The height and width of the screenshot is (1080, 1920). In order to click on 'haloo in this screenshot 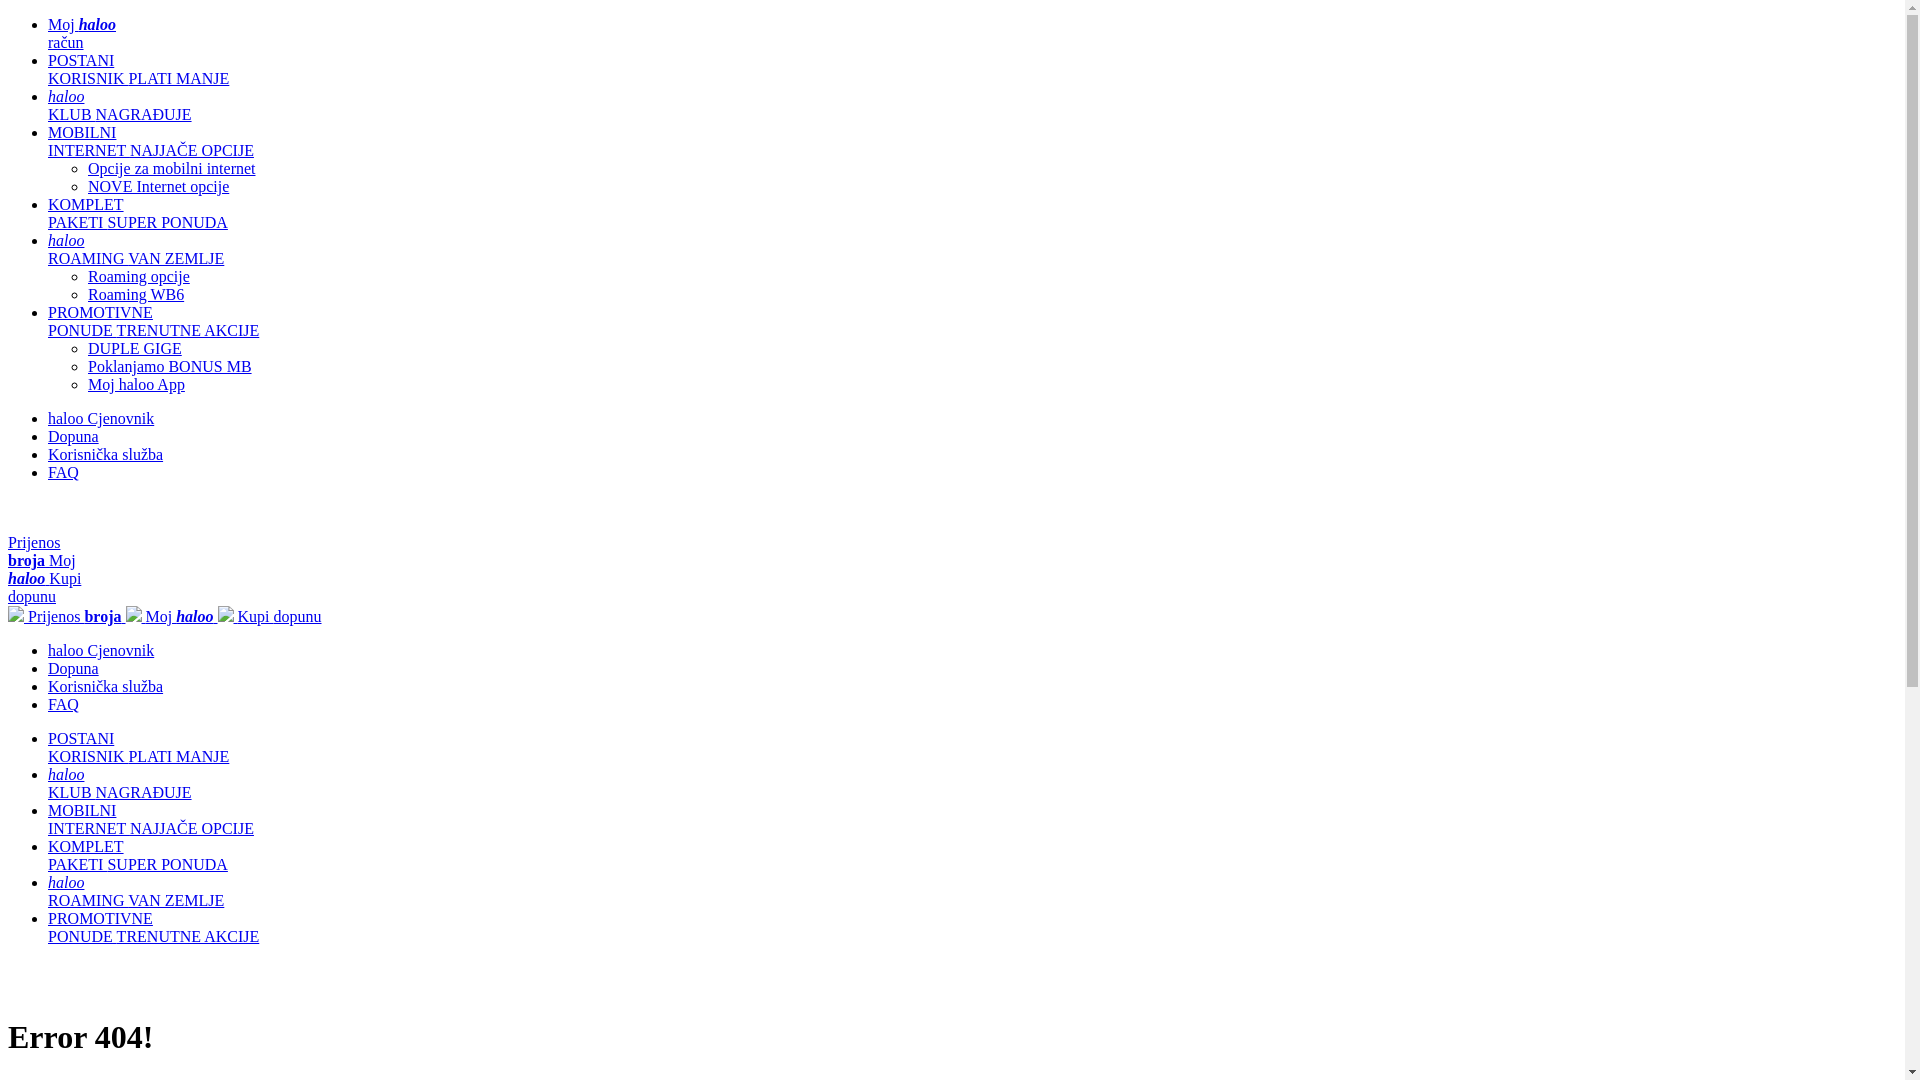, I will do `click(48, 248)`.